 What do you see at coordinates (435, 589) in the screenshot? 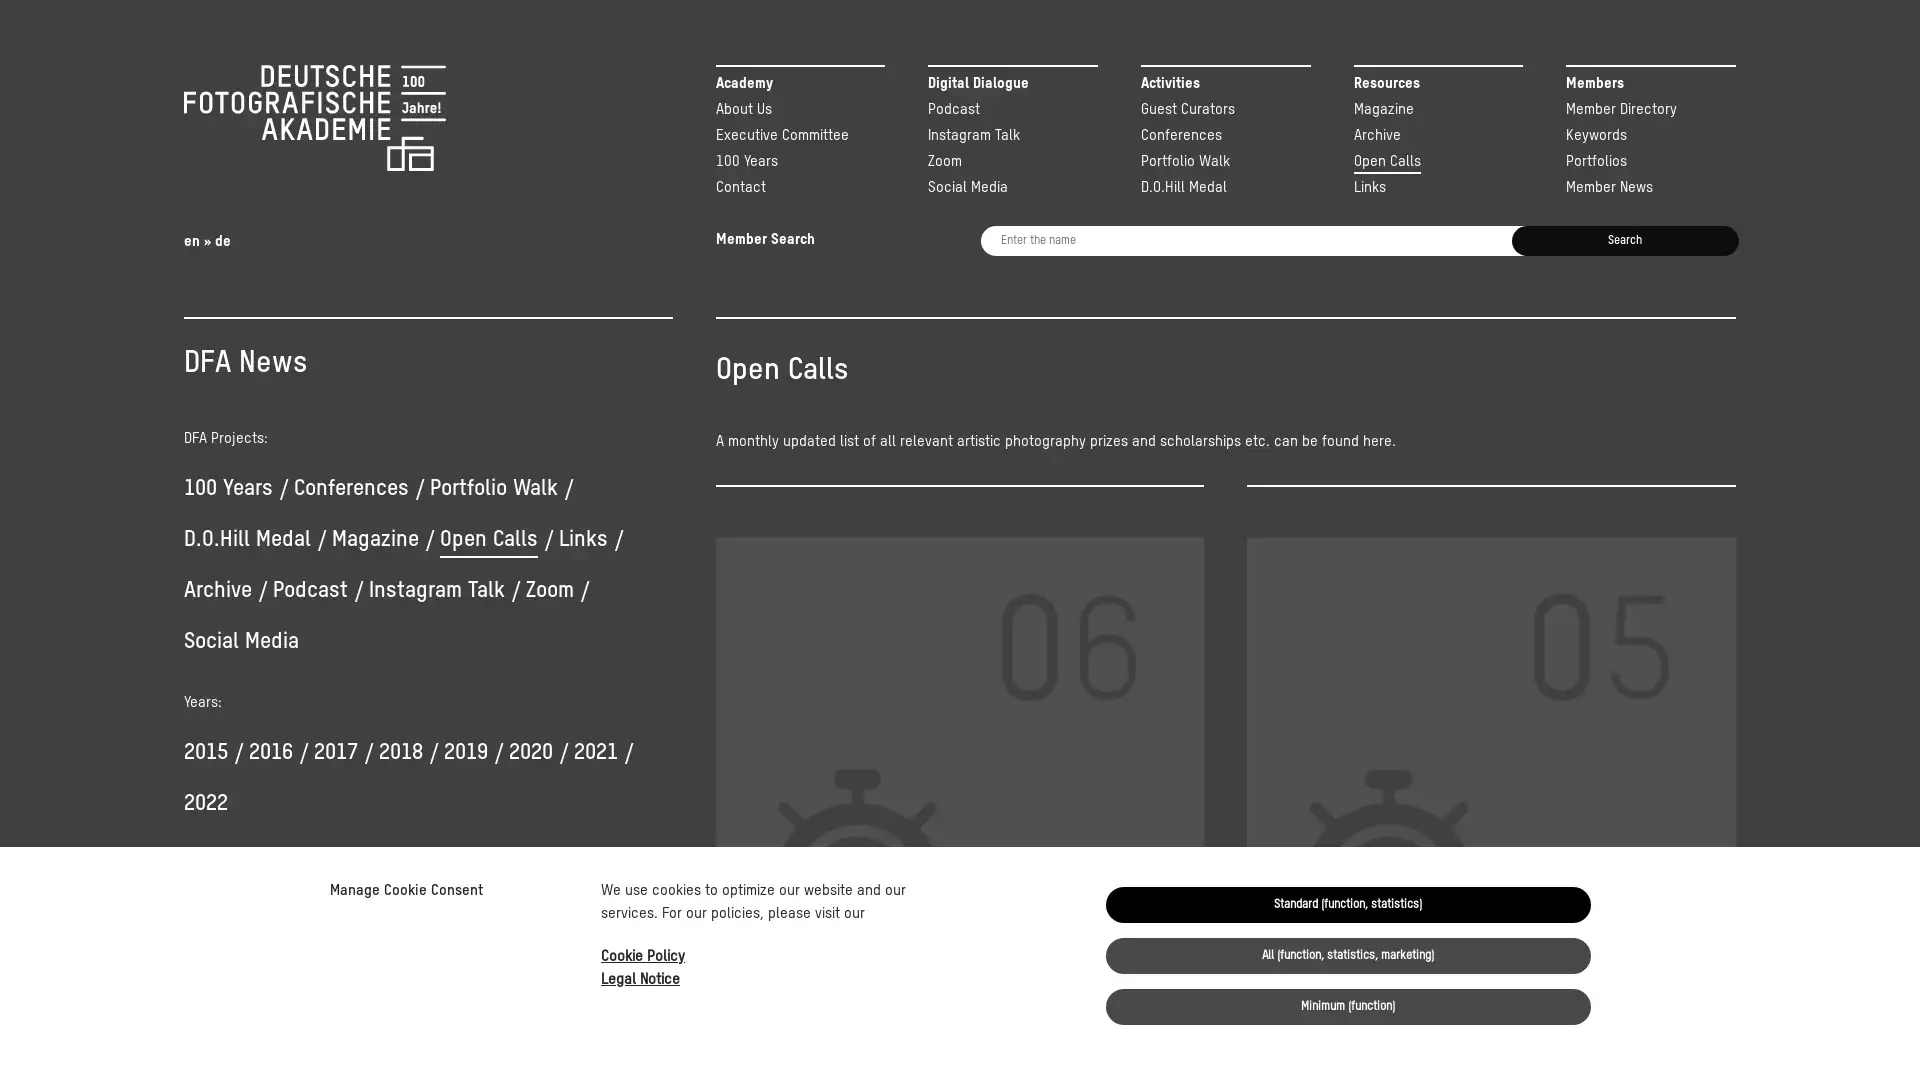
I see `Instagram Talk` at bounding box center [435, 589].